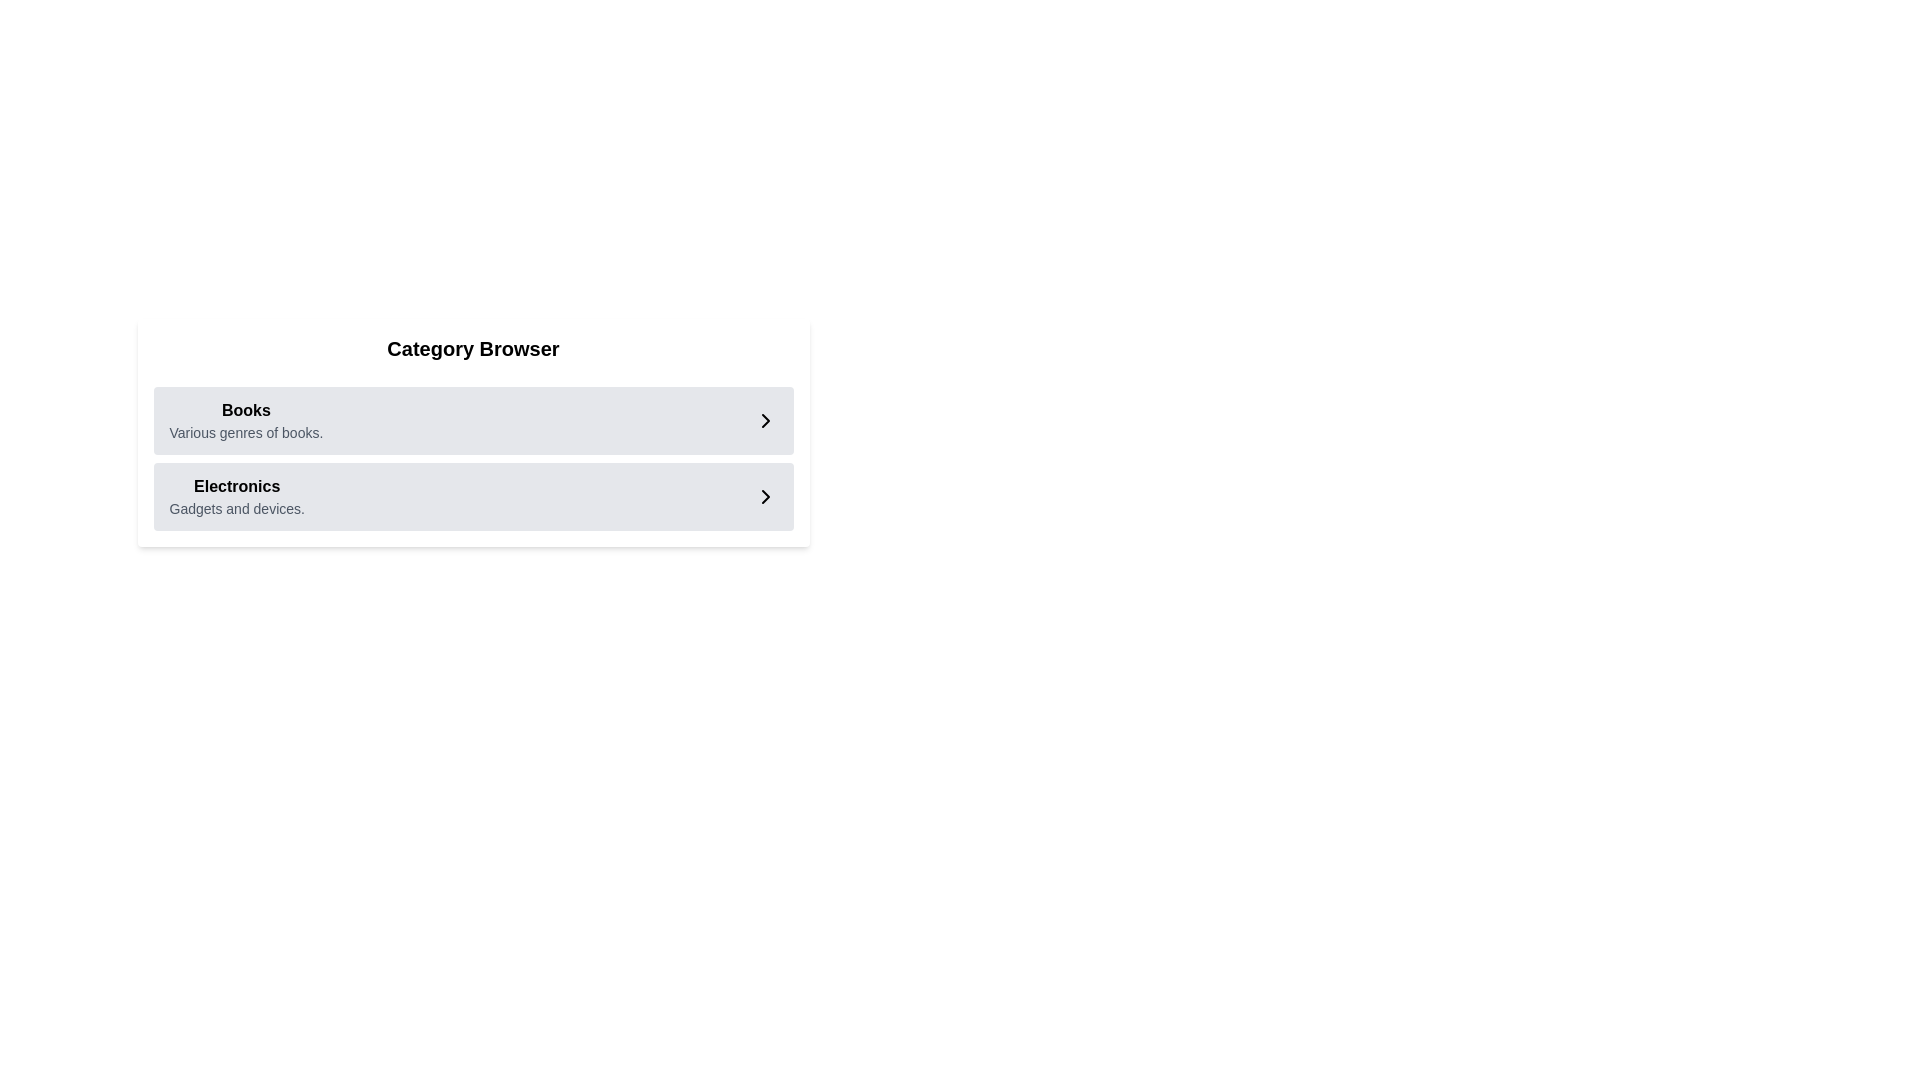 Image resolution: width=1920 pixels, height=1080 pixels. What do you see at coordinates (237, 486) in the screenshot?
I see `'Electronics' text label, which is a bold label on a light-gray background, positioned above the description 'Gadgets and devices' in a category list` at bounding box center [237, 486].